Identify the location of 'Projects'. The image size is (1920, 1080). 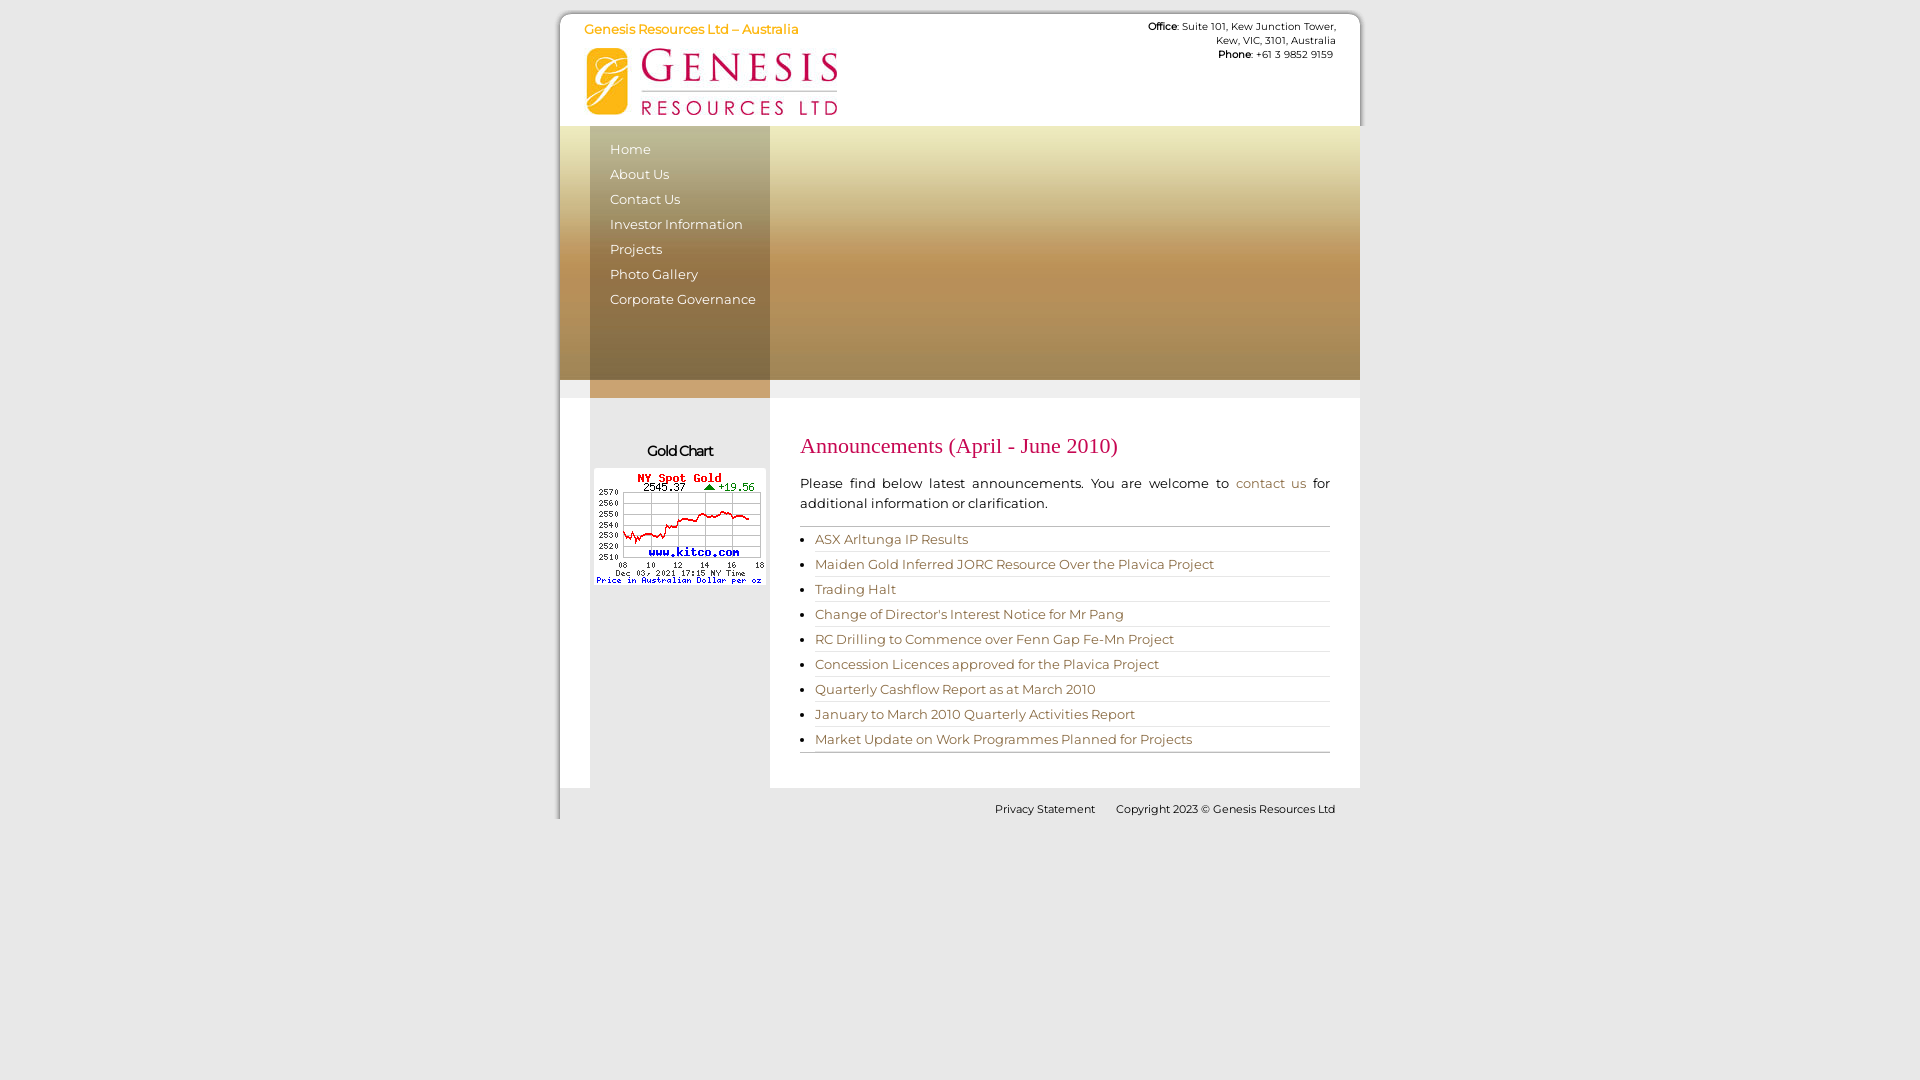
(680, 250).